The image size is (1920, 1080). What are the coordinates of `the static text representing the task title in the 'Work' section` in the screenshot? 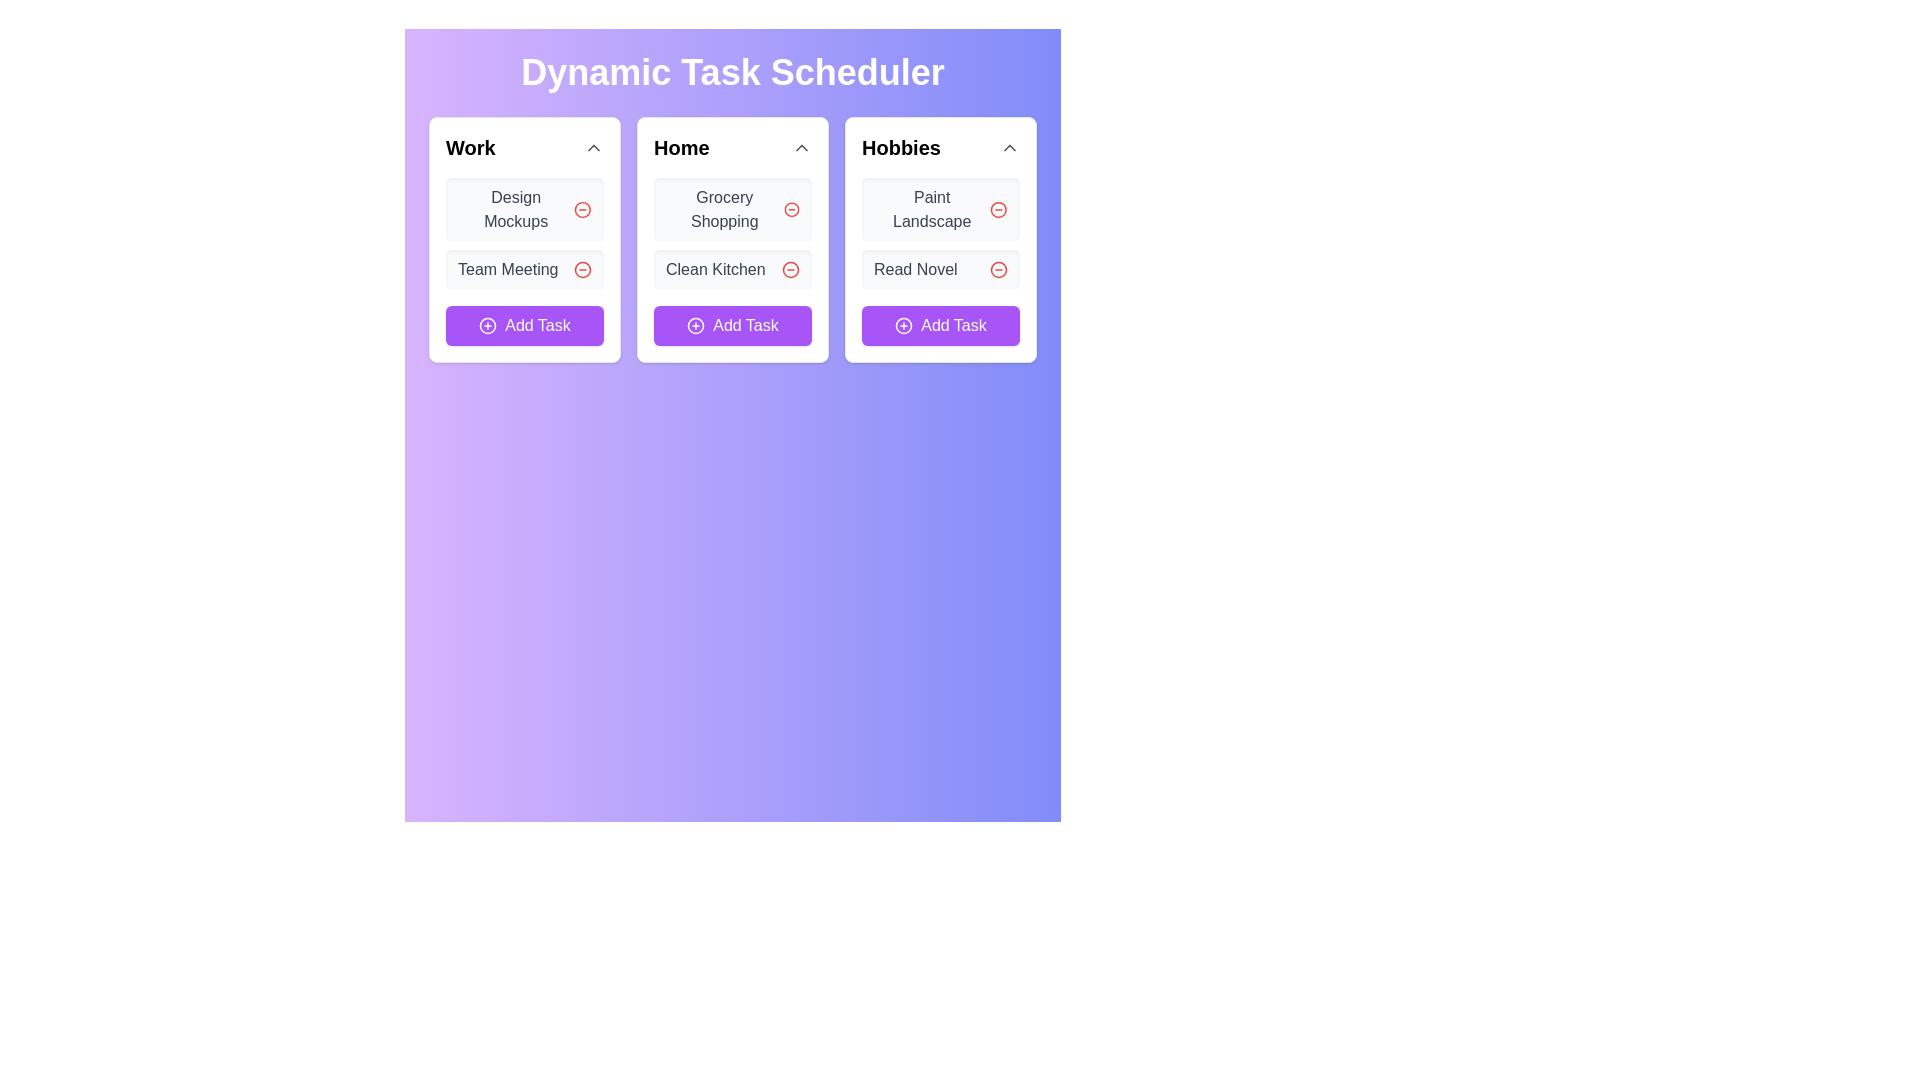 It's located at (516, 209).